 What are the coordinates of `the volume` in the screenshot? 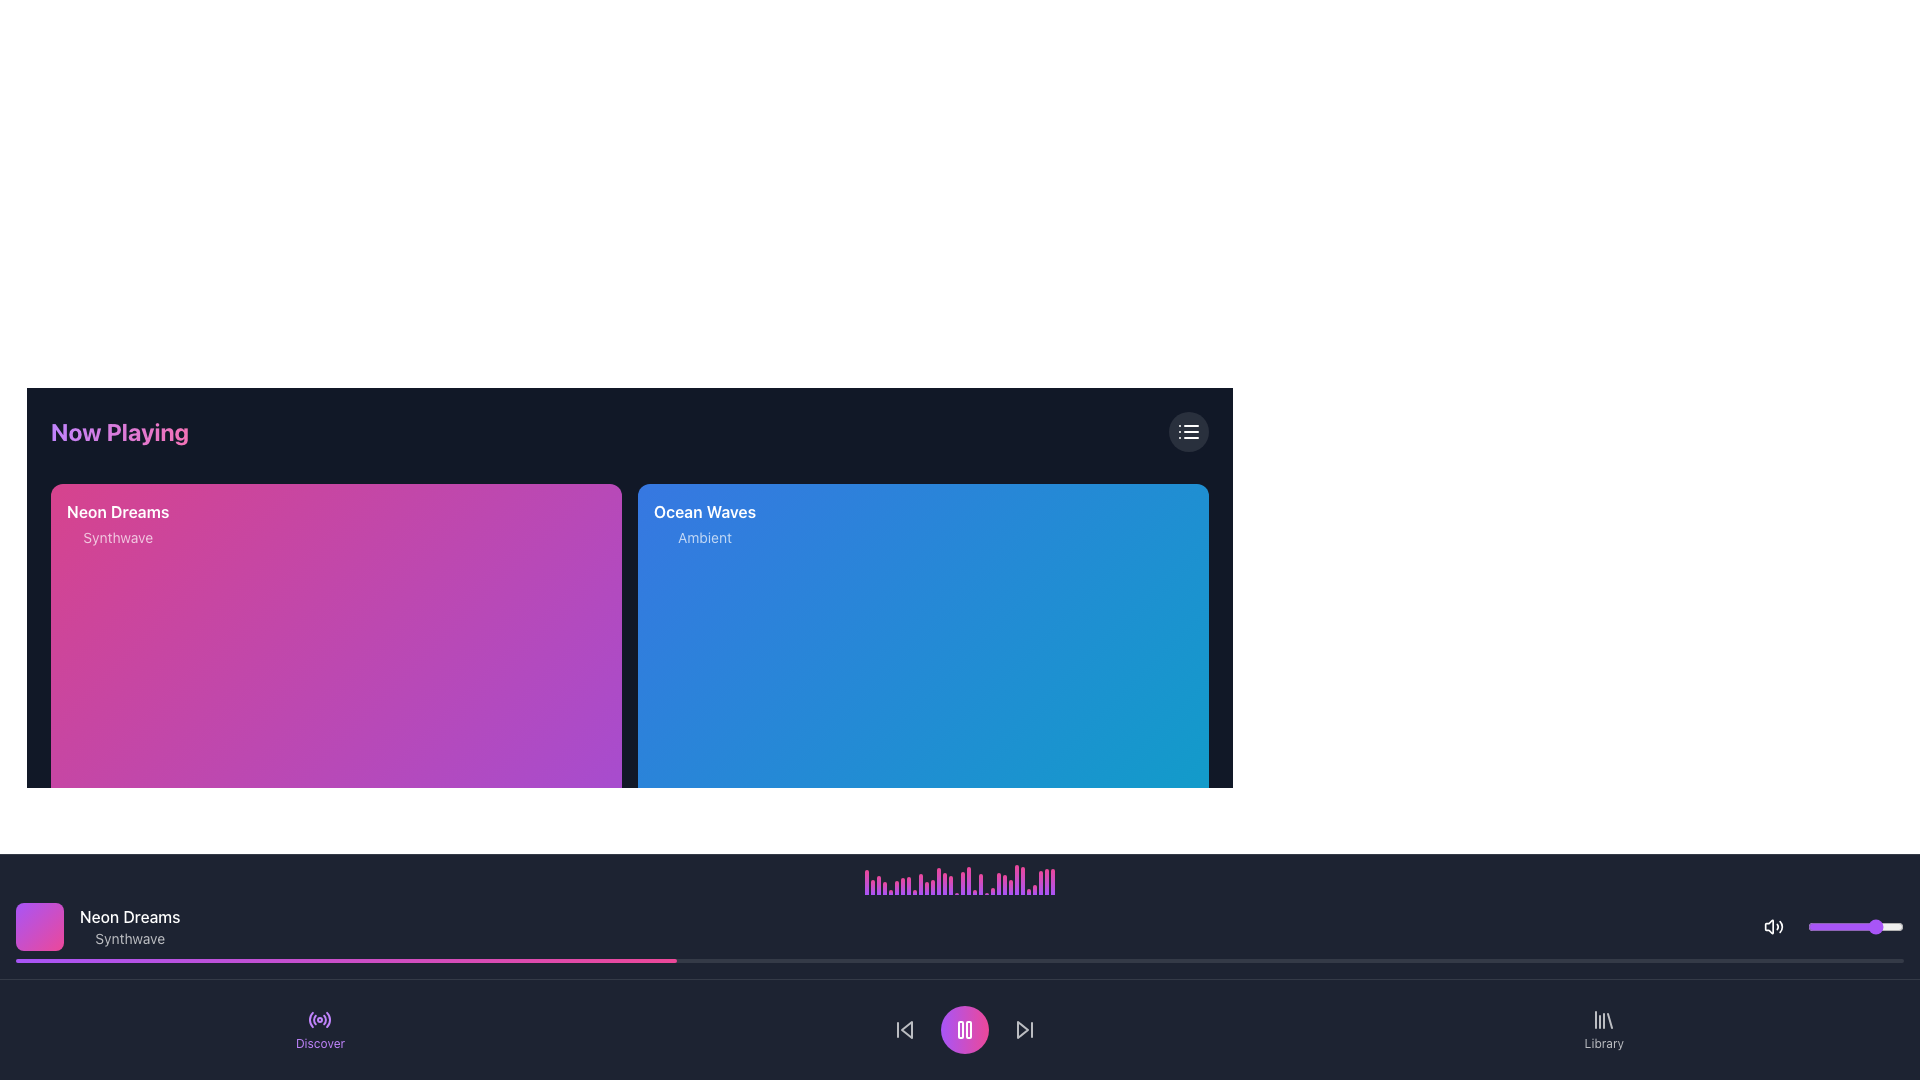 It's located at (1862, 926).